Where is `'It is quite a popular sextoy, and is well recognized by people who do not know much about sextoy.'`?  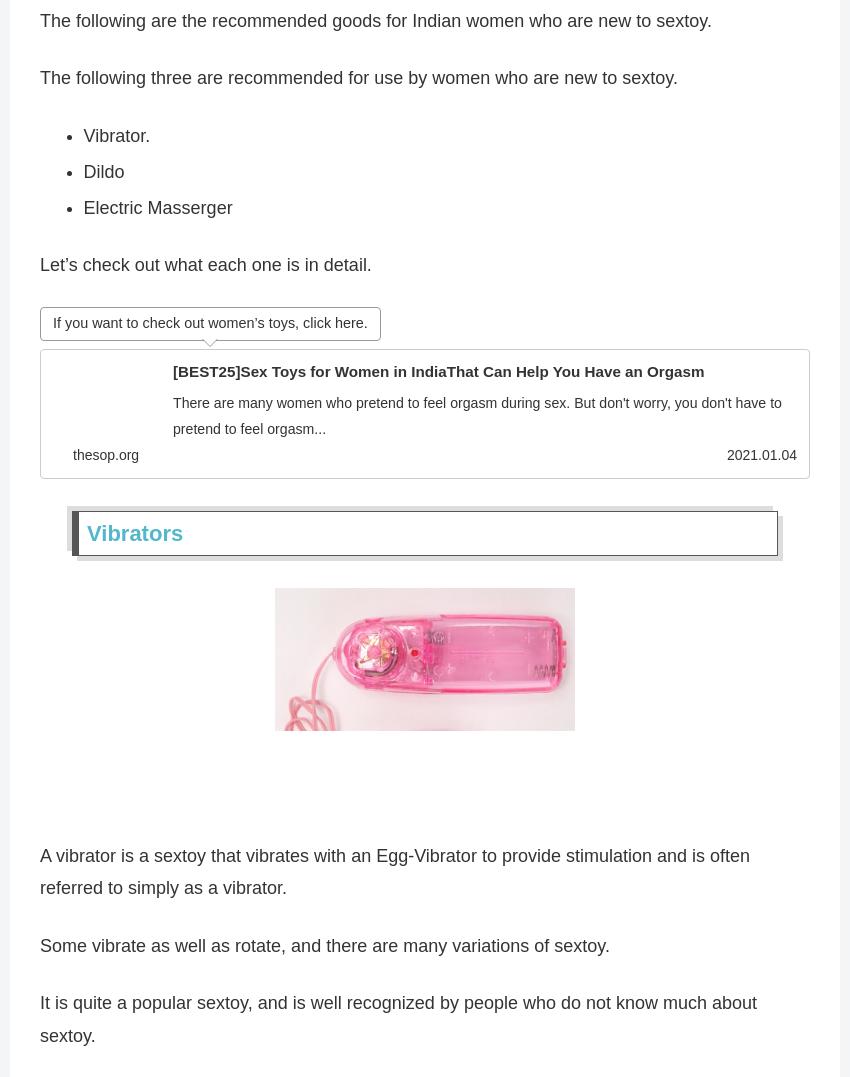
'It is quite a popular sextoy, and is well recognized by people who do not know much about sextoy.' is located at coordinates (398, 1024).